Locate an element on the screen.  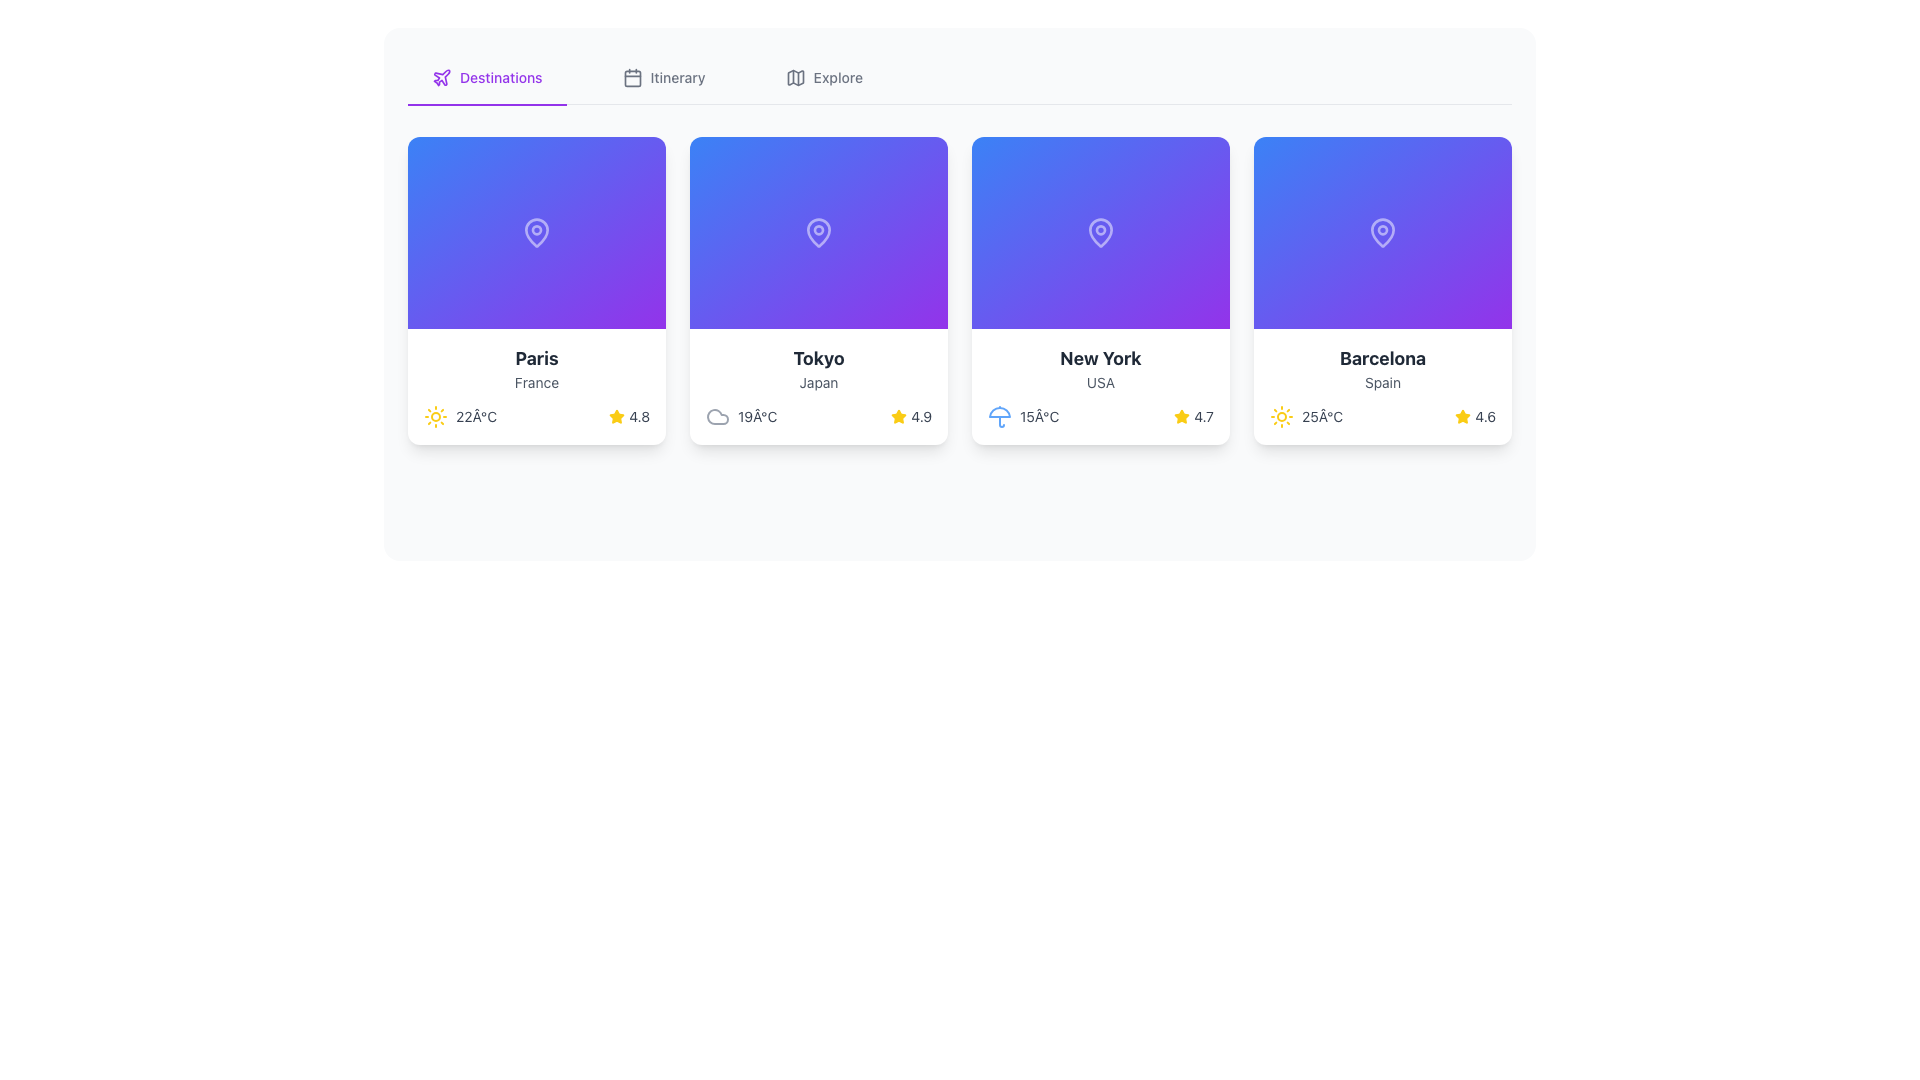
the weather icon indicating cloudy conditions in the bottom-left corner of the 'Tokyo' card is located at coordinates (718, 415).